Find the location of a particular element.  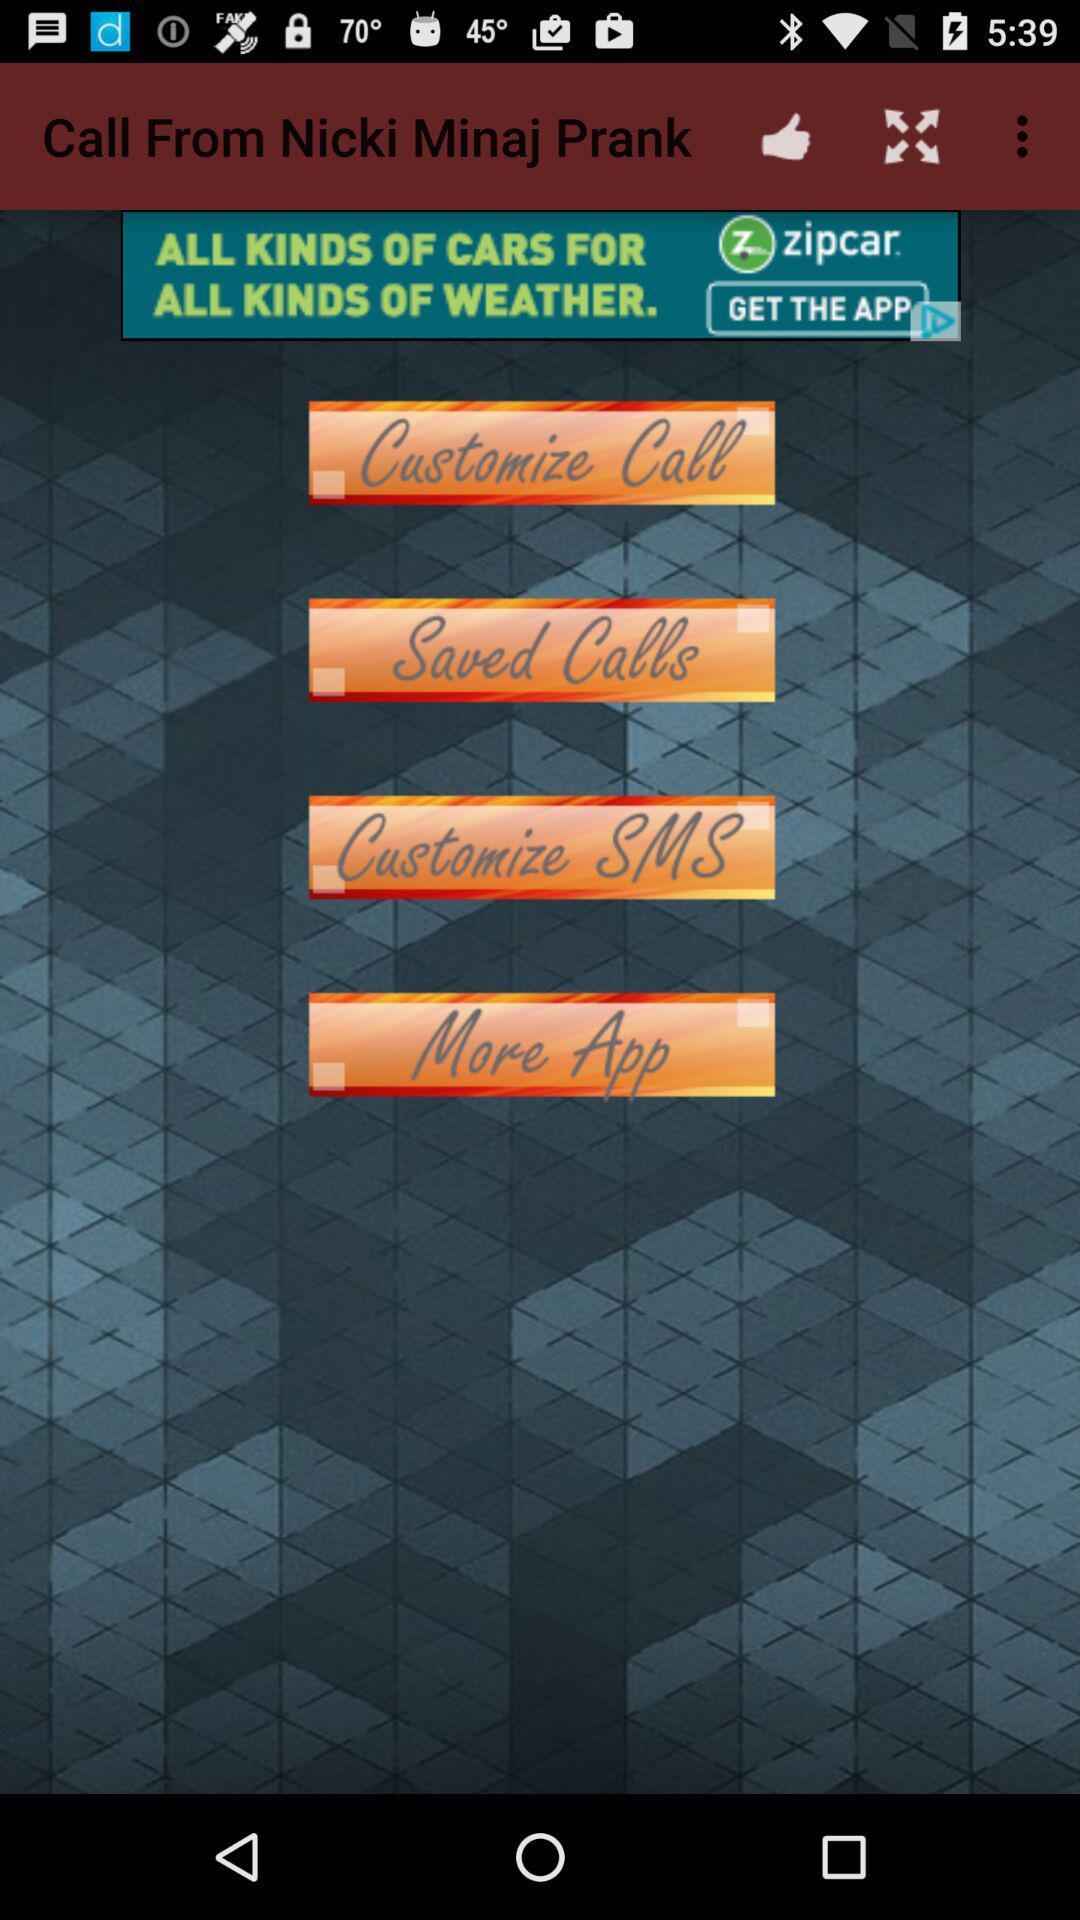

games page is located at coordinates (540, 650).